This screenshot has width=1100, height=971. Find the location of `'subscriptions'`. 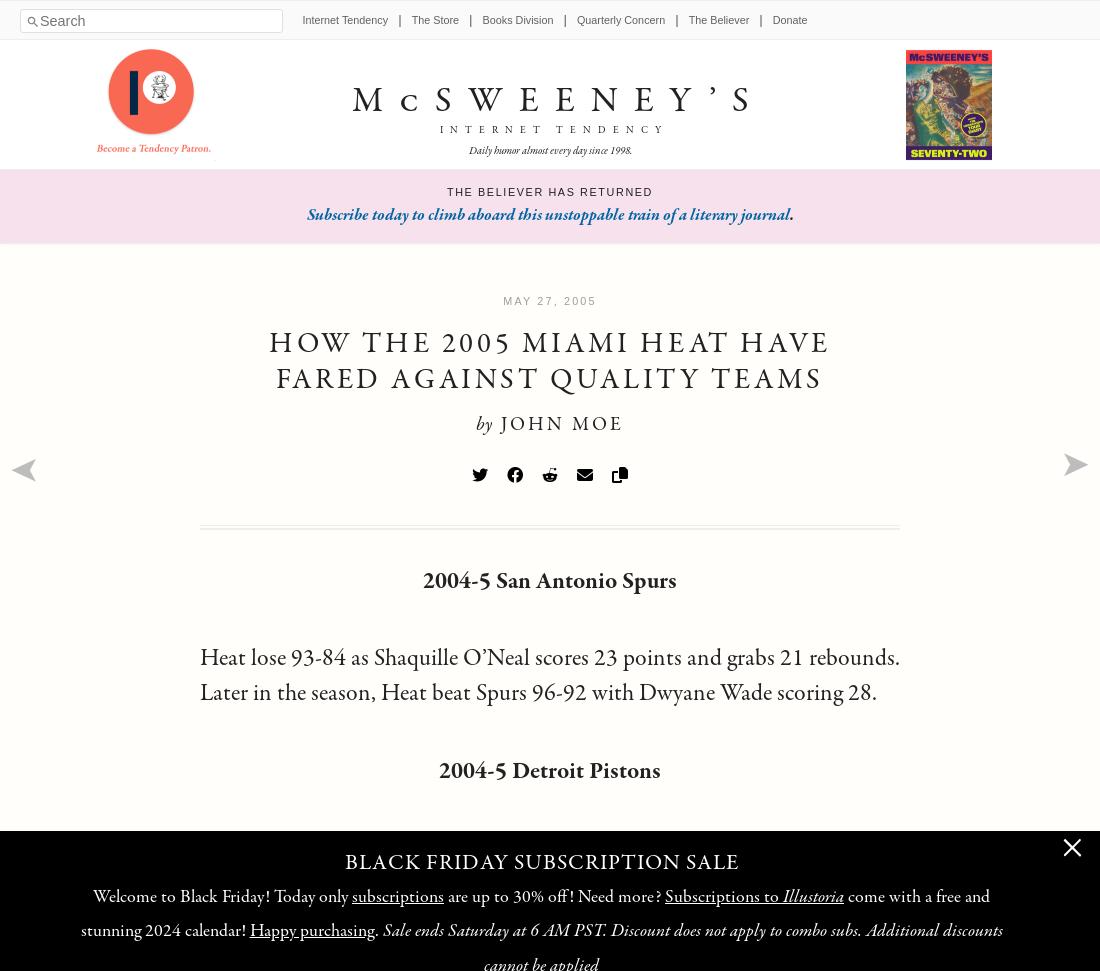

'subscriptions' is located at coordinates (352, 896).